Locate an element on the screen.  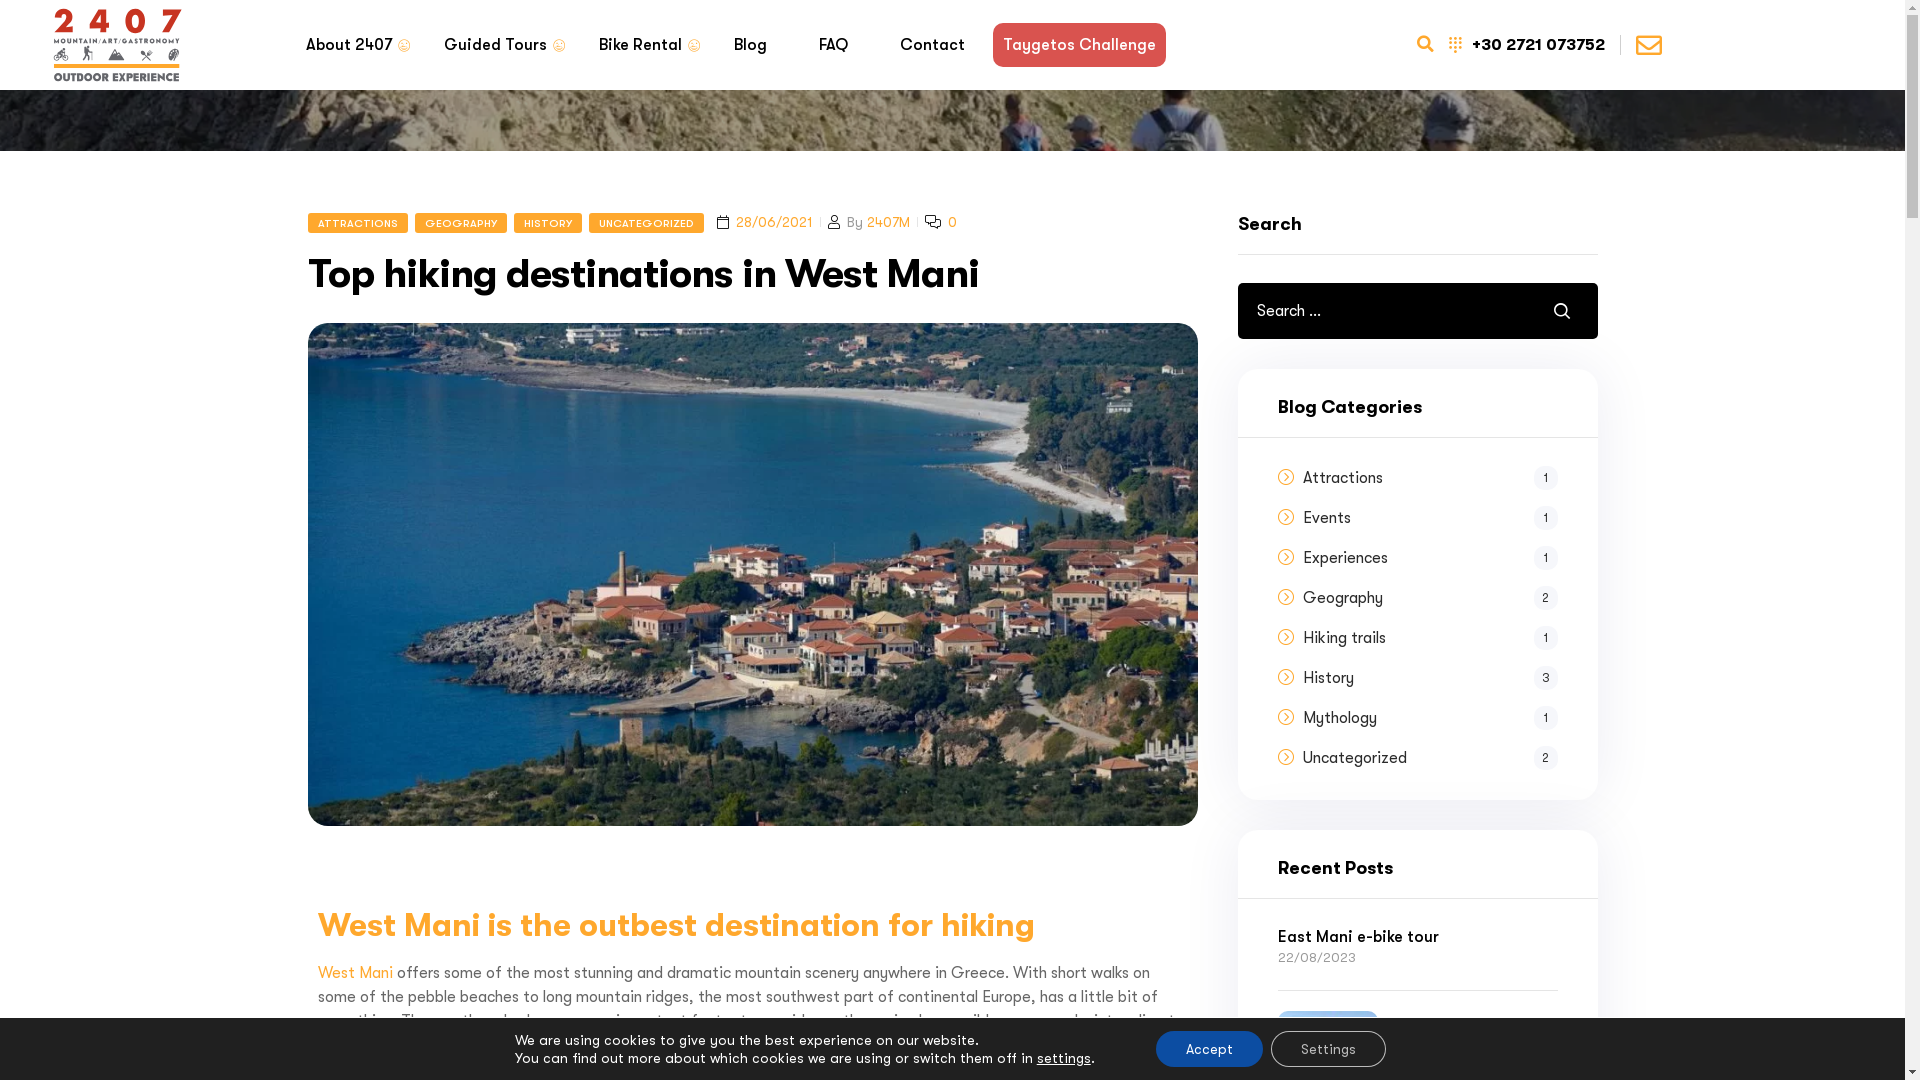
'History is located at coordinates (1429, 677).